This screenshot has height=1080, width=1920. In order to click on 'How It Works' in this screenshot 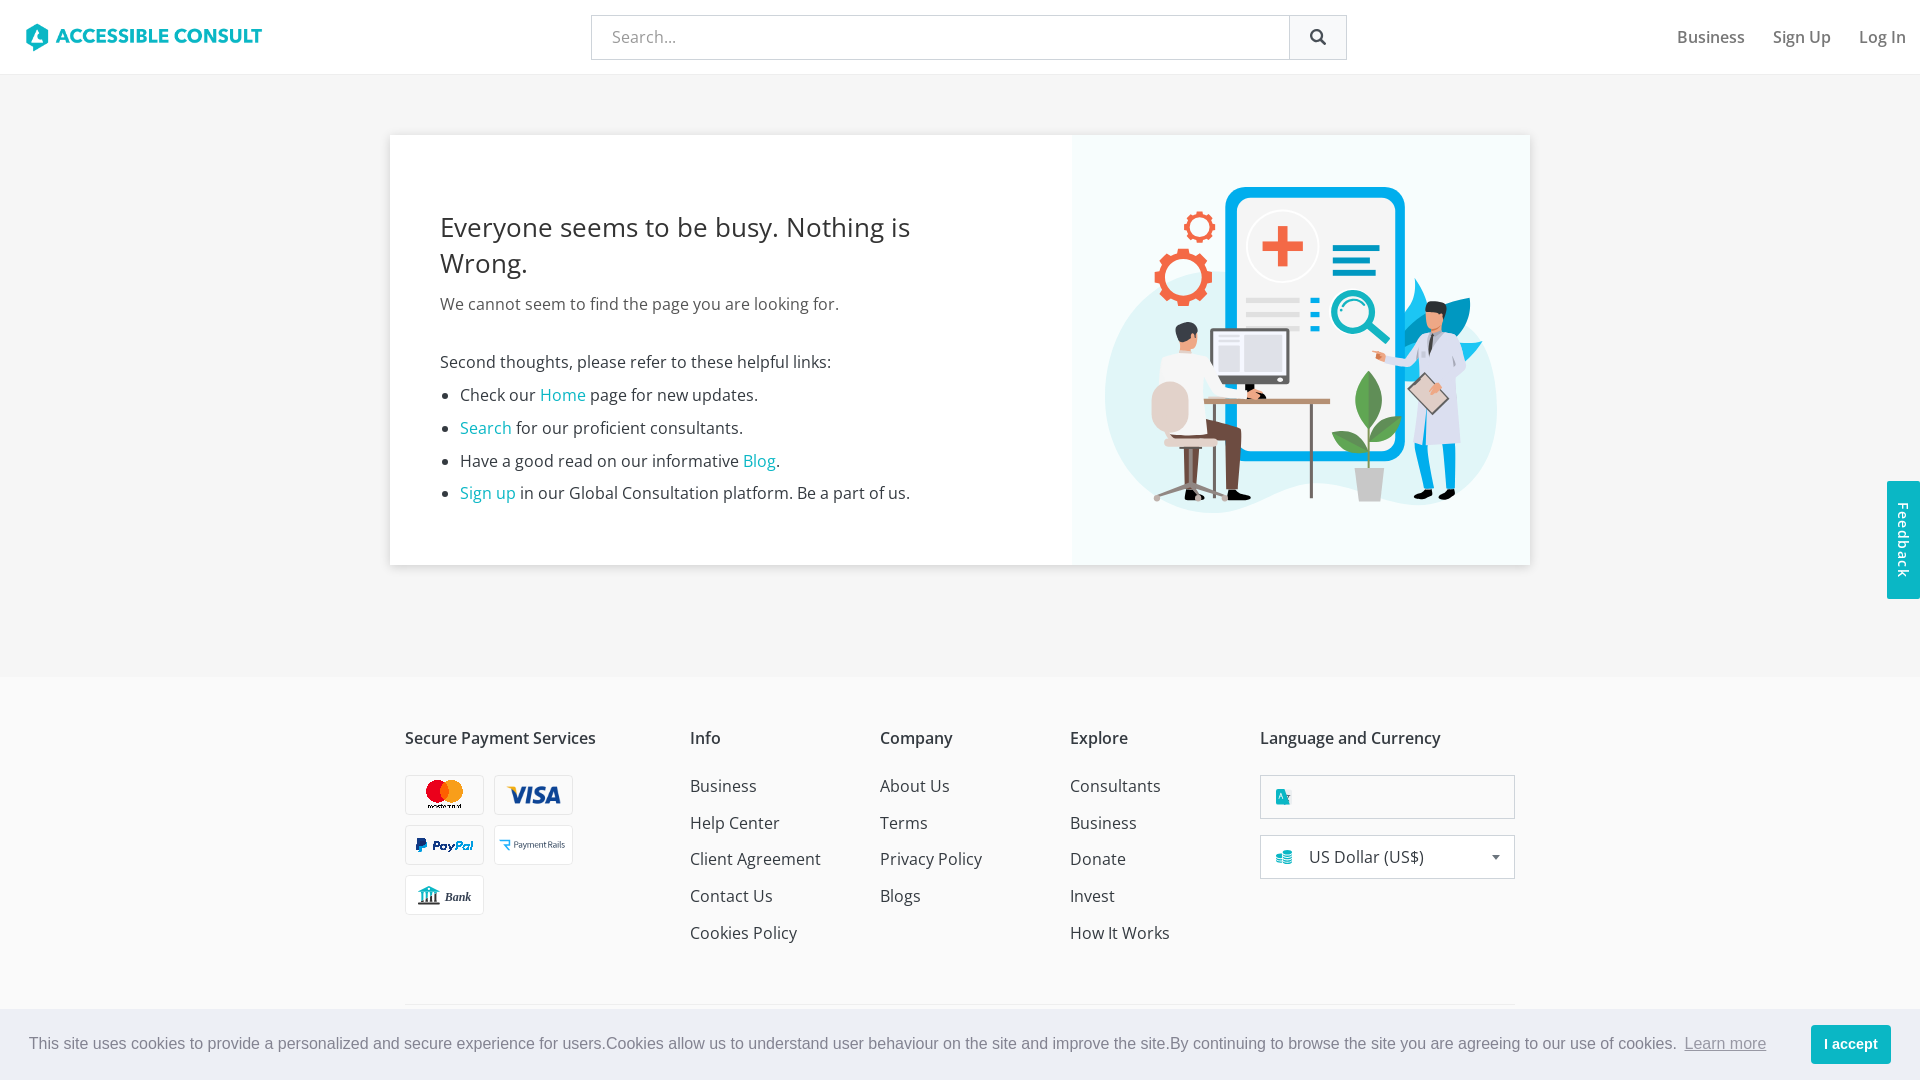, I will do `click(1118, 933)`.